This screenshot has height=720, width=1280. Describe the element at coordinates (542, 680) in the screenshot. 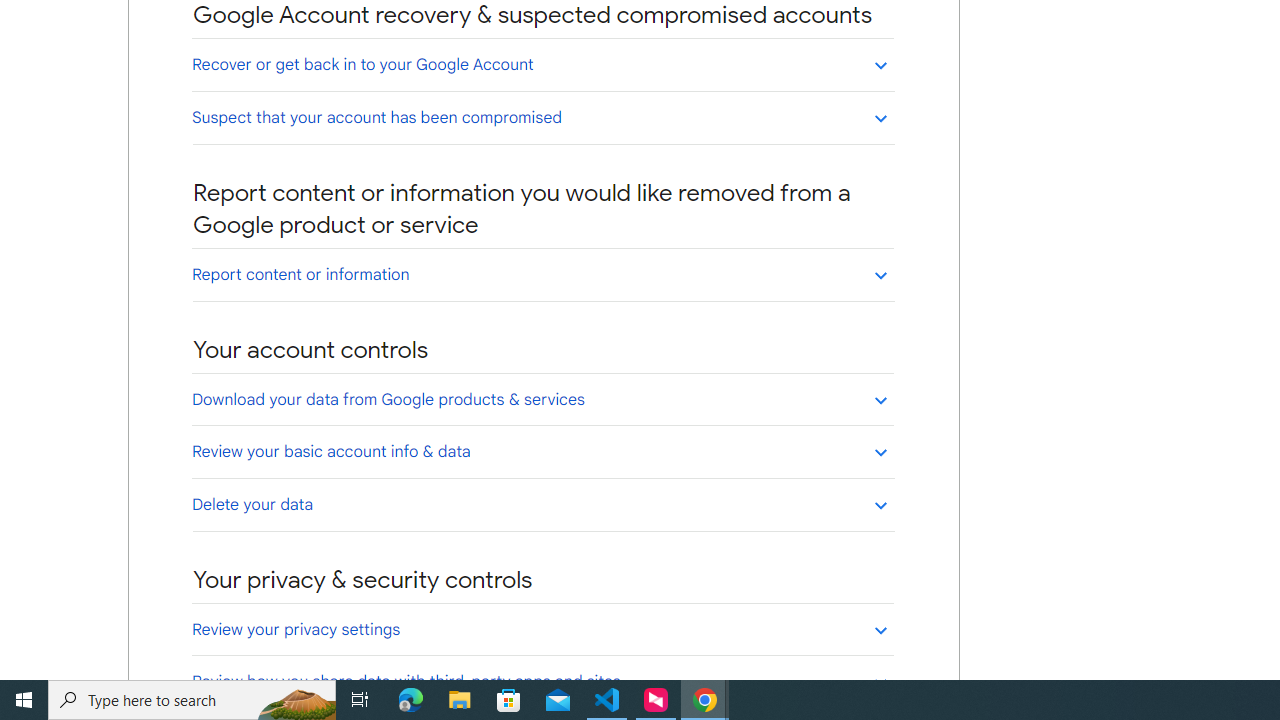

I see `'Review how you share data with third-party apps and sites'` at that location.